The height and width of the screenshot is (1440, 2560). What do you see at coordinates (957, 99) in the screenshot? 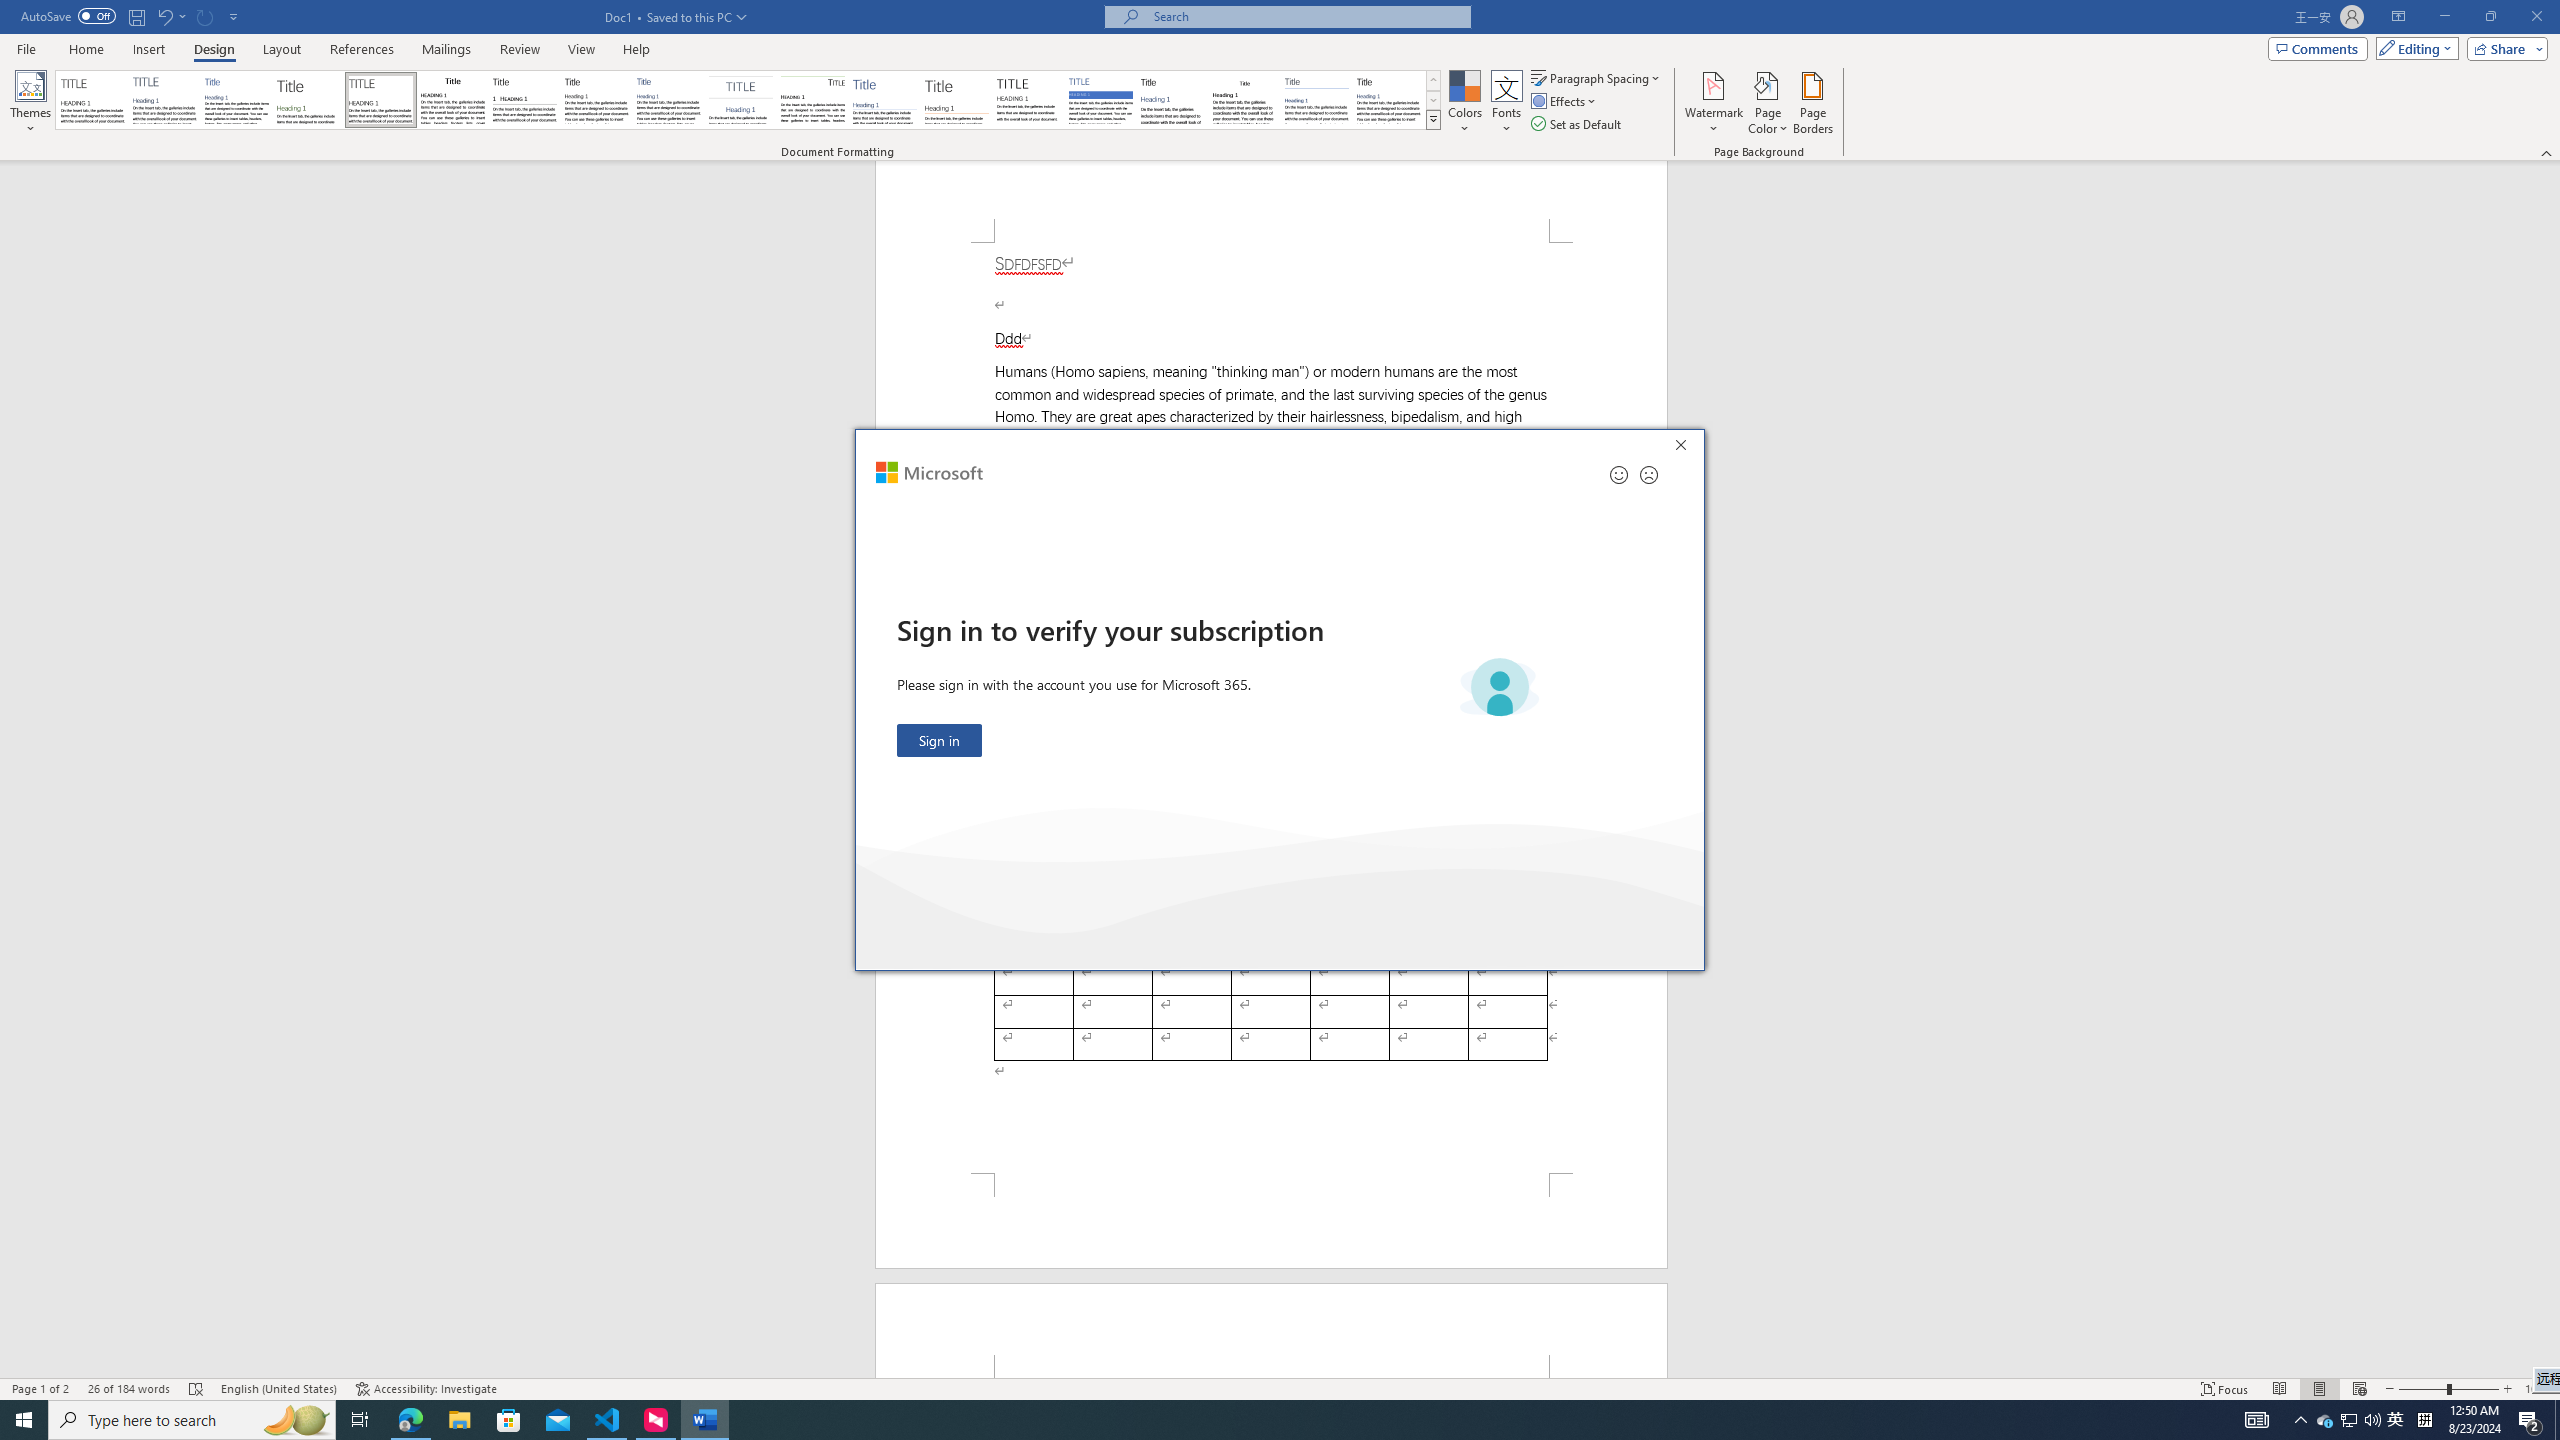
I see `'Lines (Stylish)'` at bounding box center [957, 99].